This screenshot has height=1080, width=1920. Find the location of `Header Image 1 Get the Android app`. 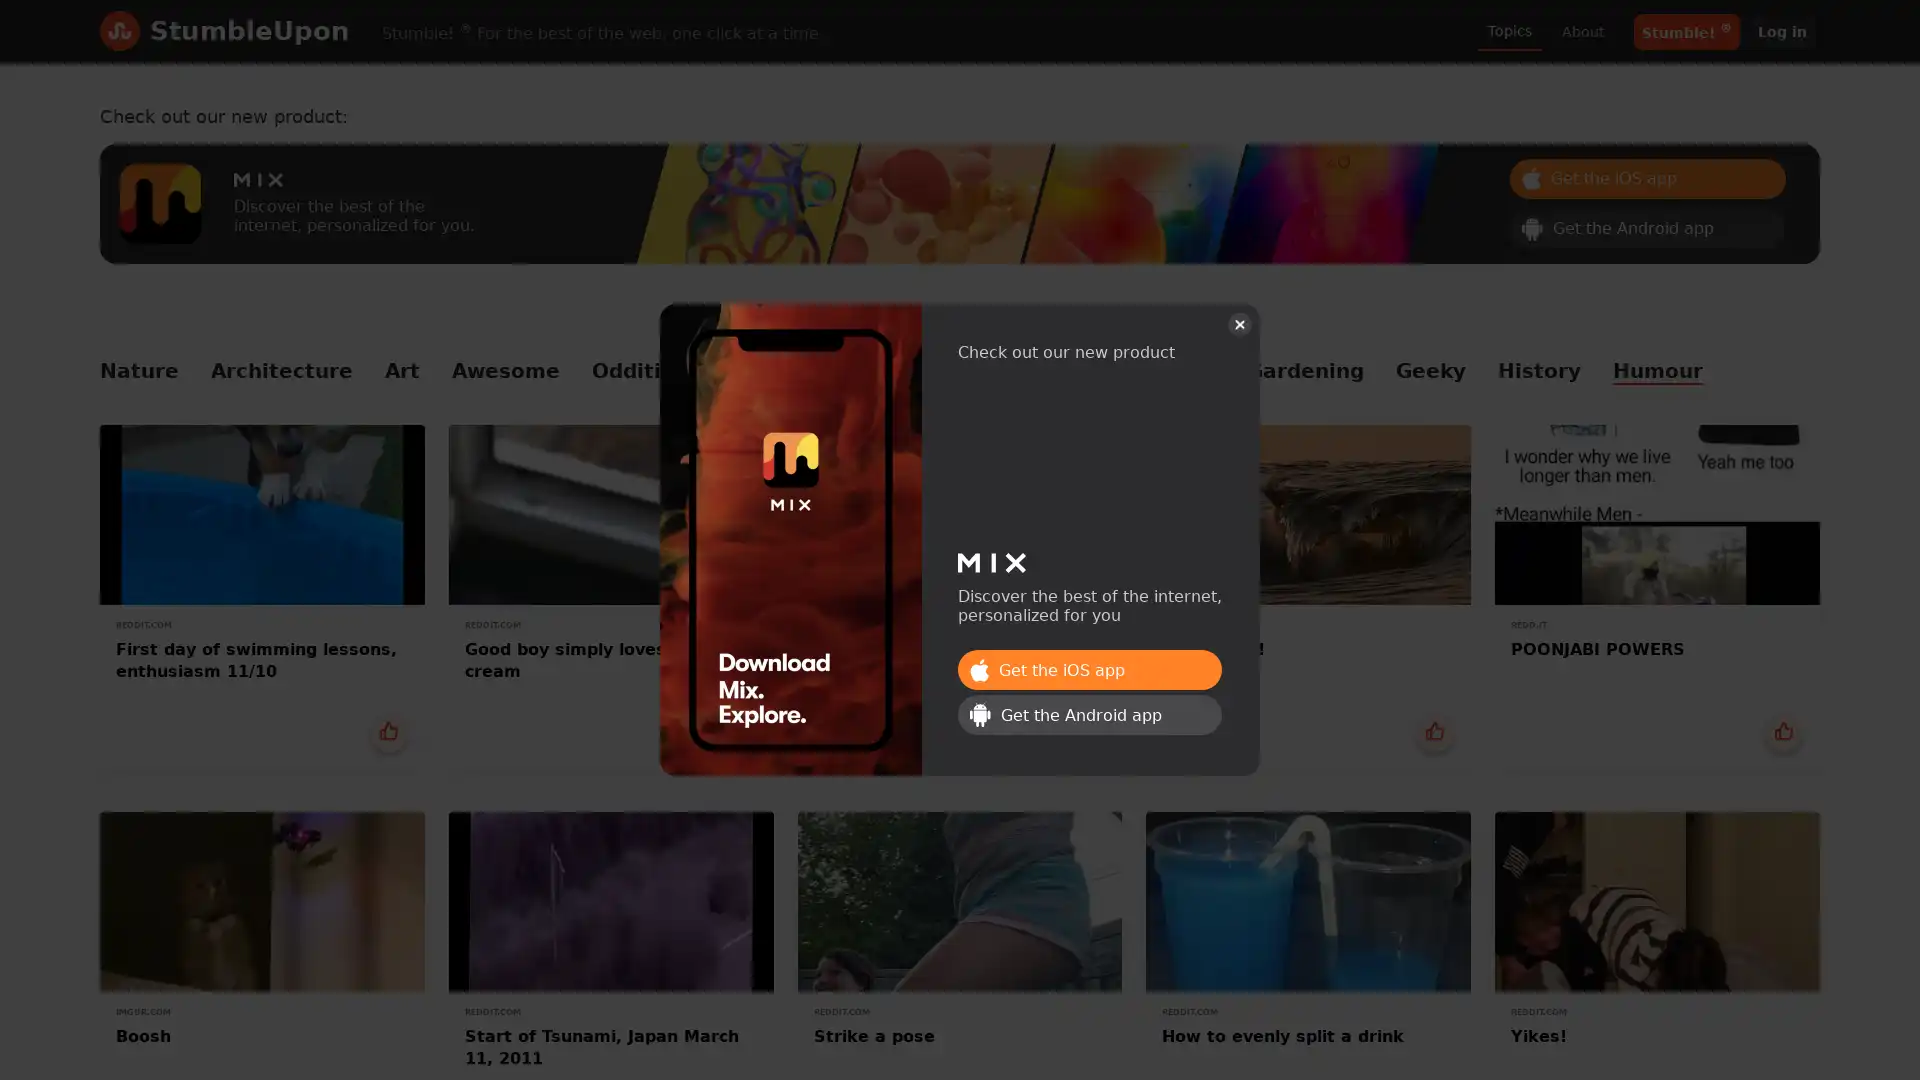

Header Image 1 Get the Android app is located at coordinates (1647, 226).